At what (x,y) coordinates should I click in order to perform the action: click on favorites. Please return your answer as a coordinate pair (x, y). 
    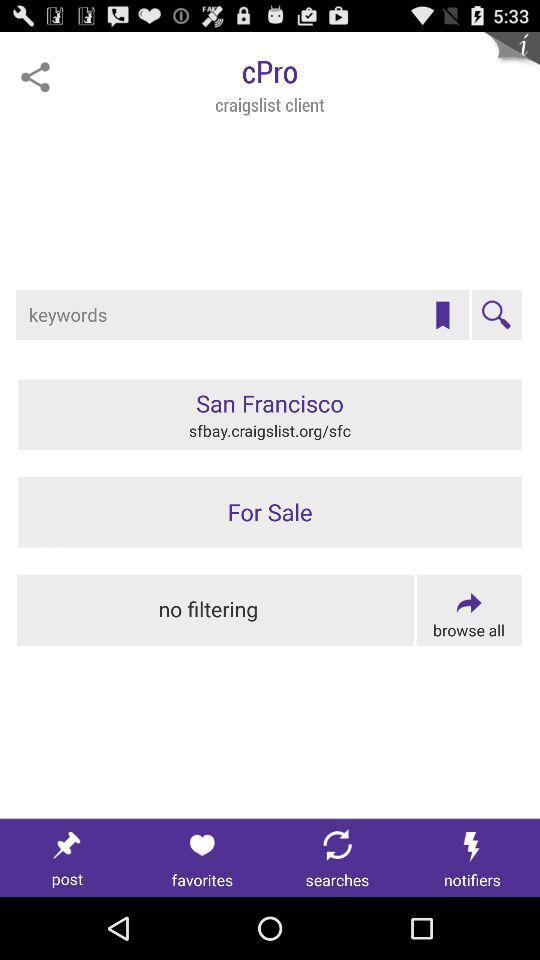
    Looking at the image, I should click on (202, 857).